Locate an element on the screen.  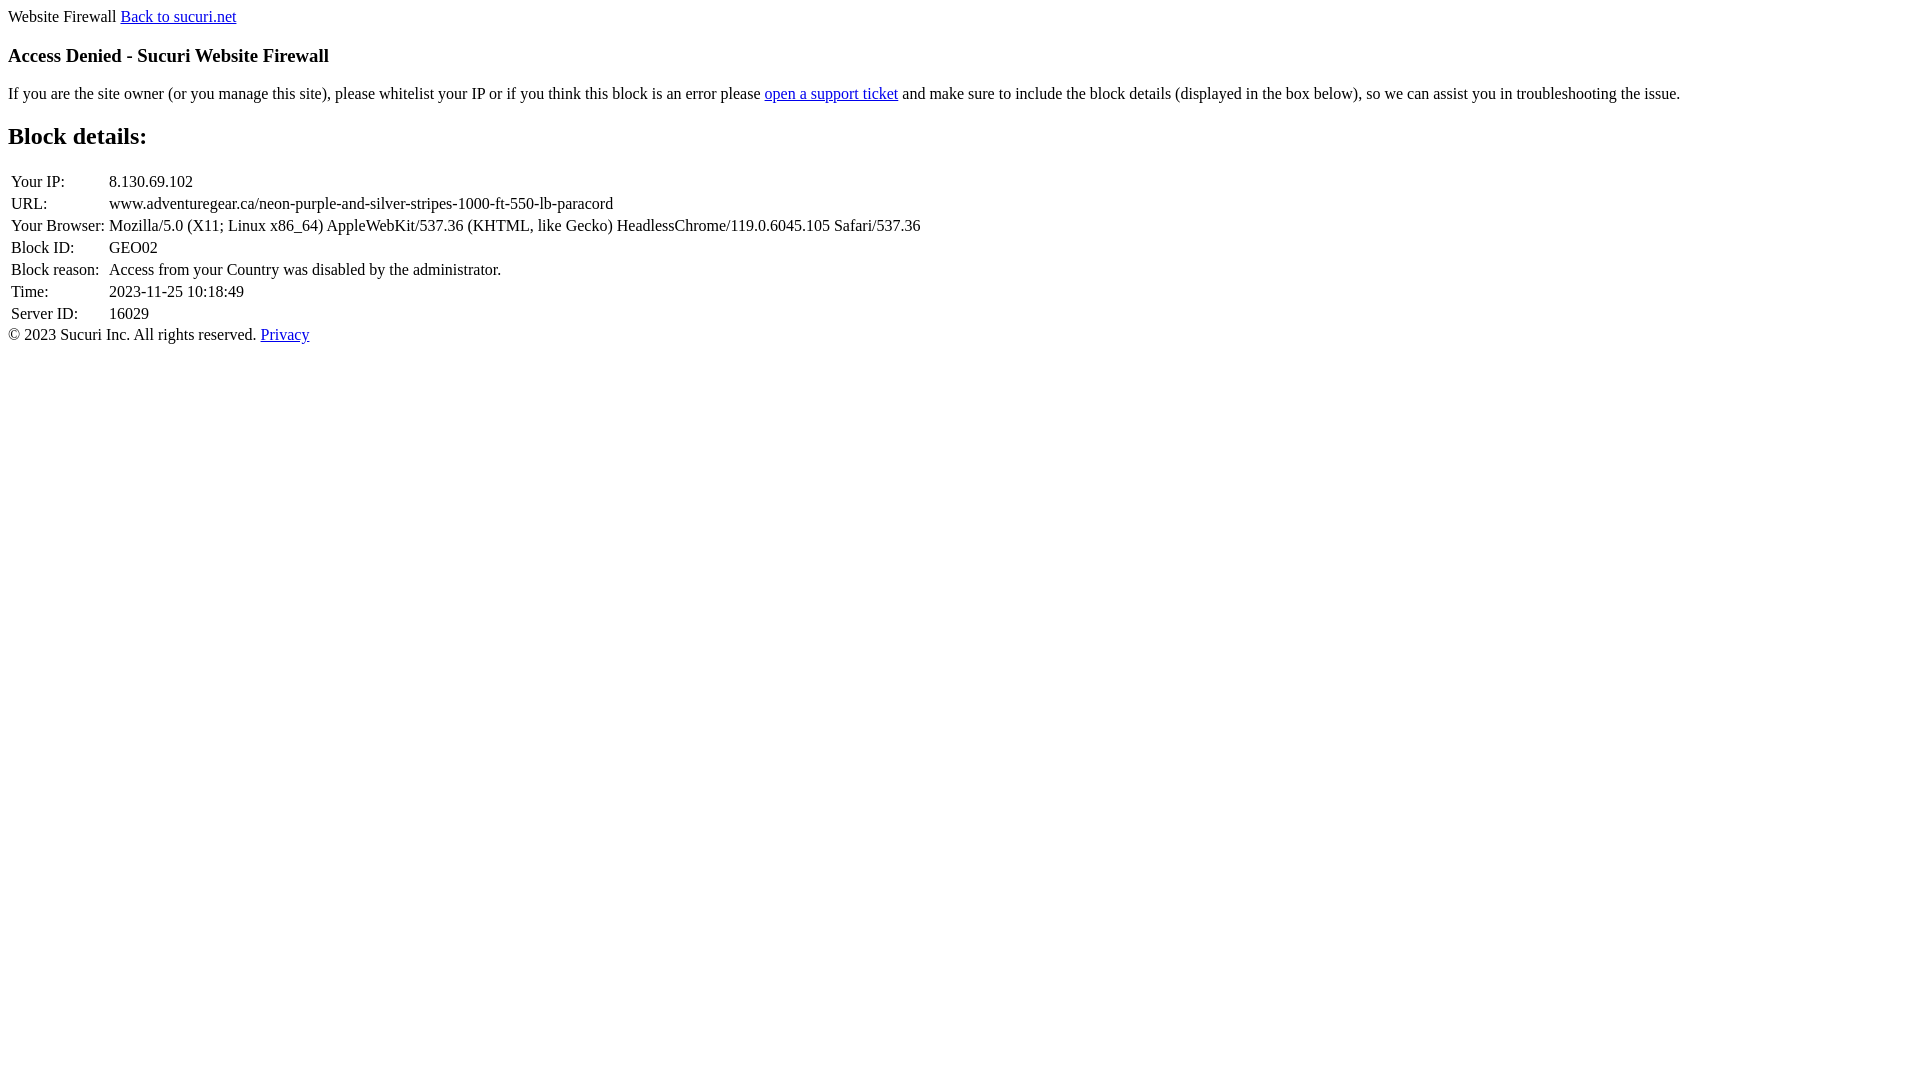
'open a support ticket' is located at coordinates (831, 93).